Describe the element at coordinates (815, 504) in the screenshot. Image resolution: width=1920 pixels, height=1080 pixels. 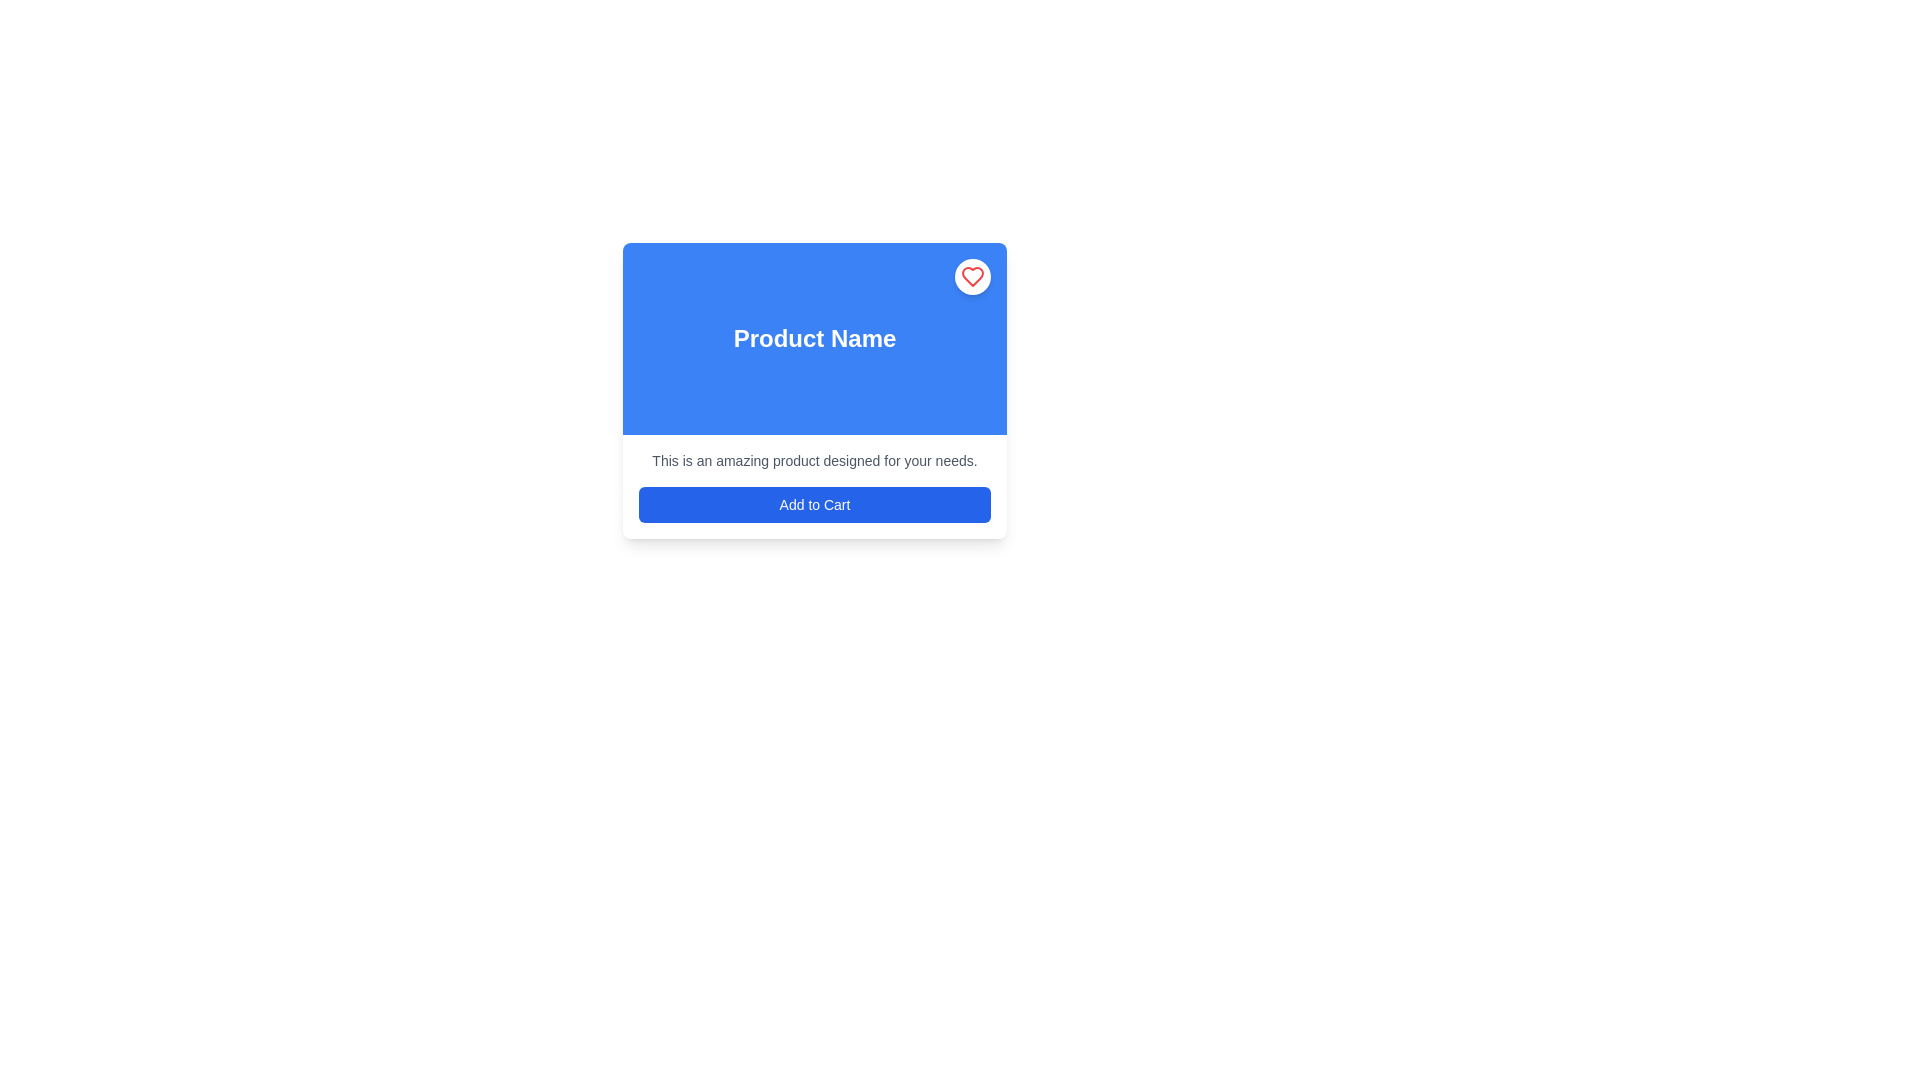
I see `the 'Add to Cart' button, which is a blue rectangular button with rounded corners located centrally in the middle section of the interface` at that location.